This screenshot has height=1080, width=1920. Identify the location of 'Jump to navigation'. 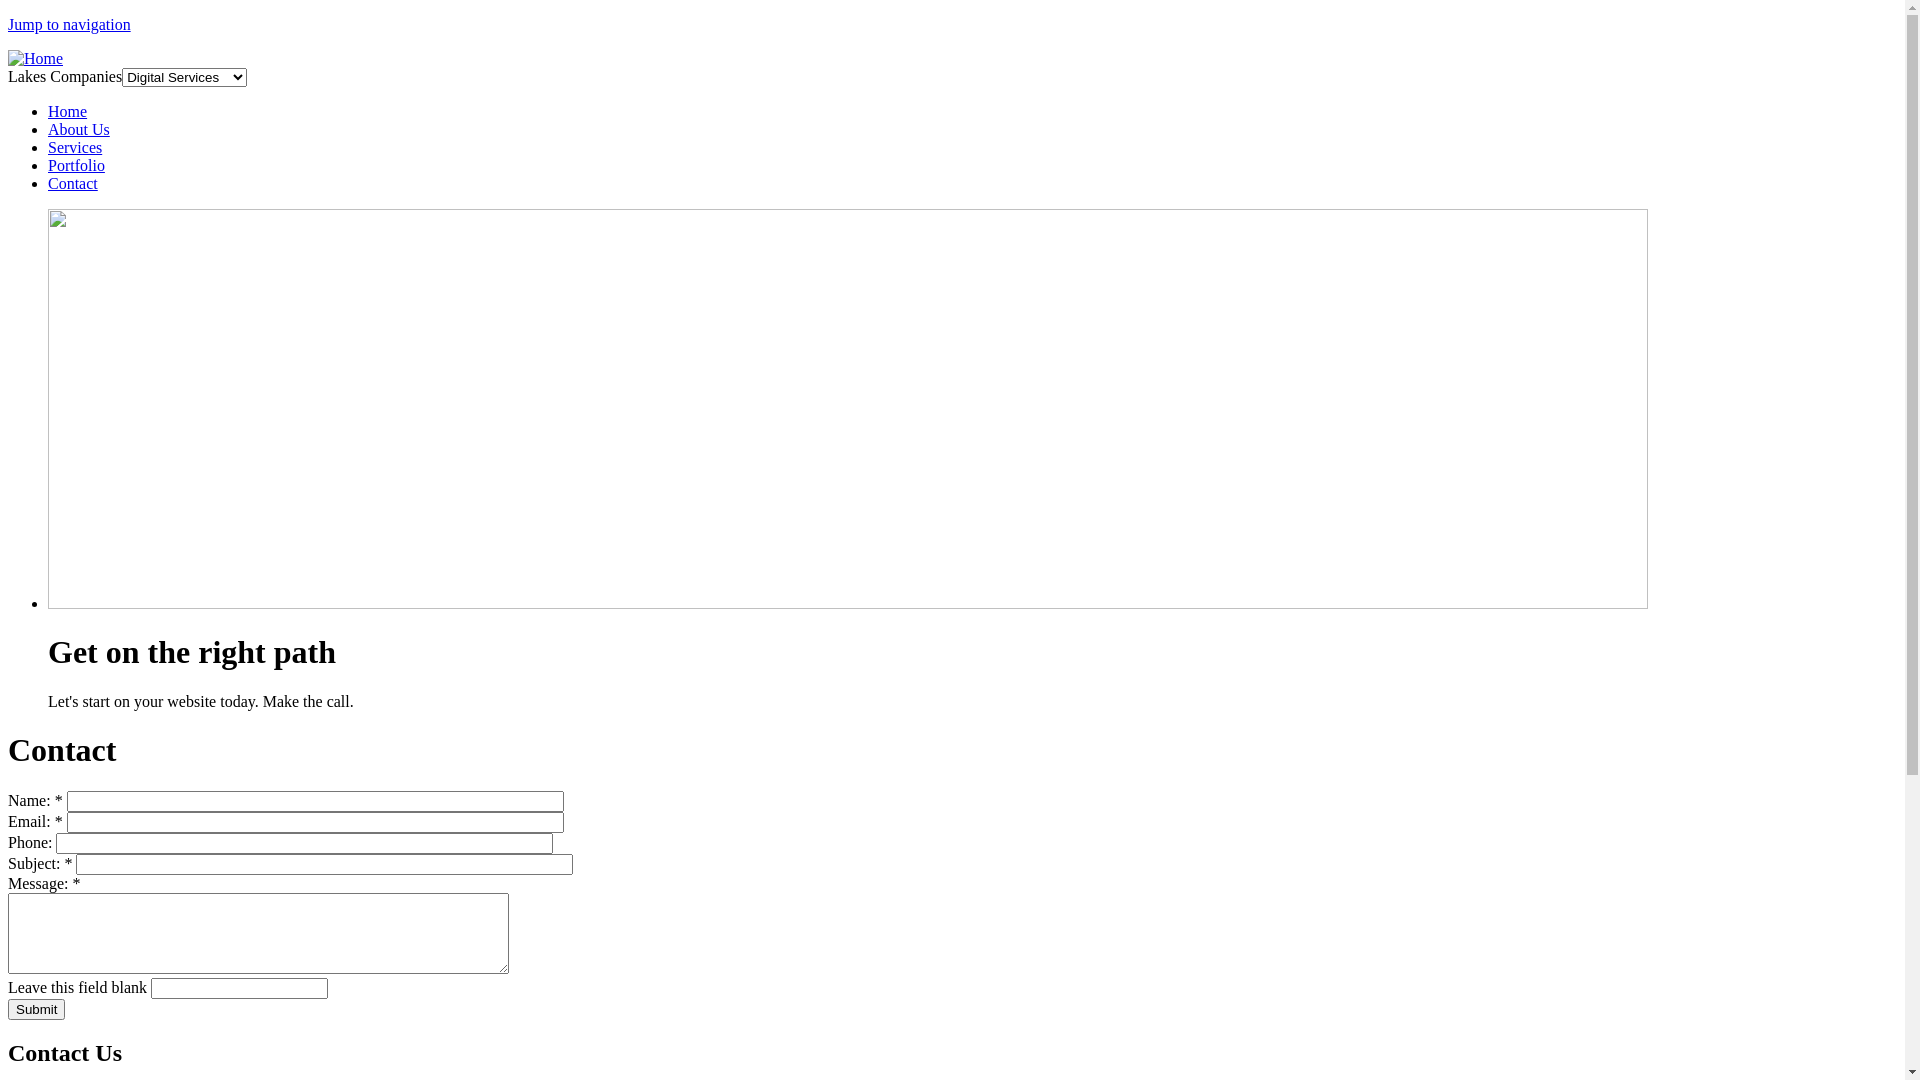
(69, 24).